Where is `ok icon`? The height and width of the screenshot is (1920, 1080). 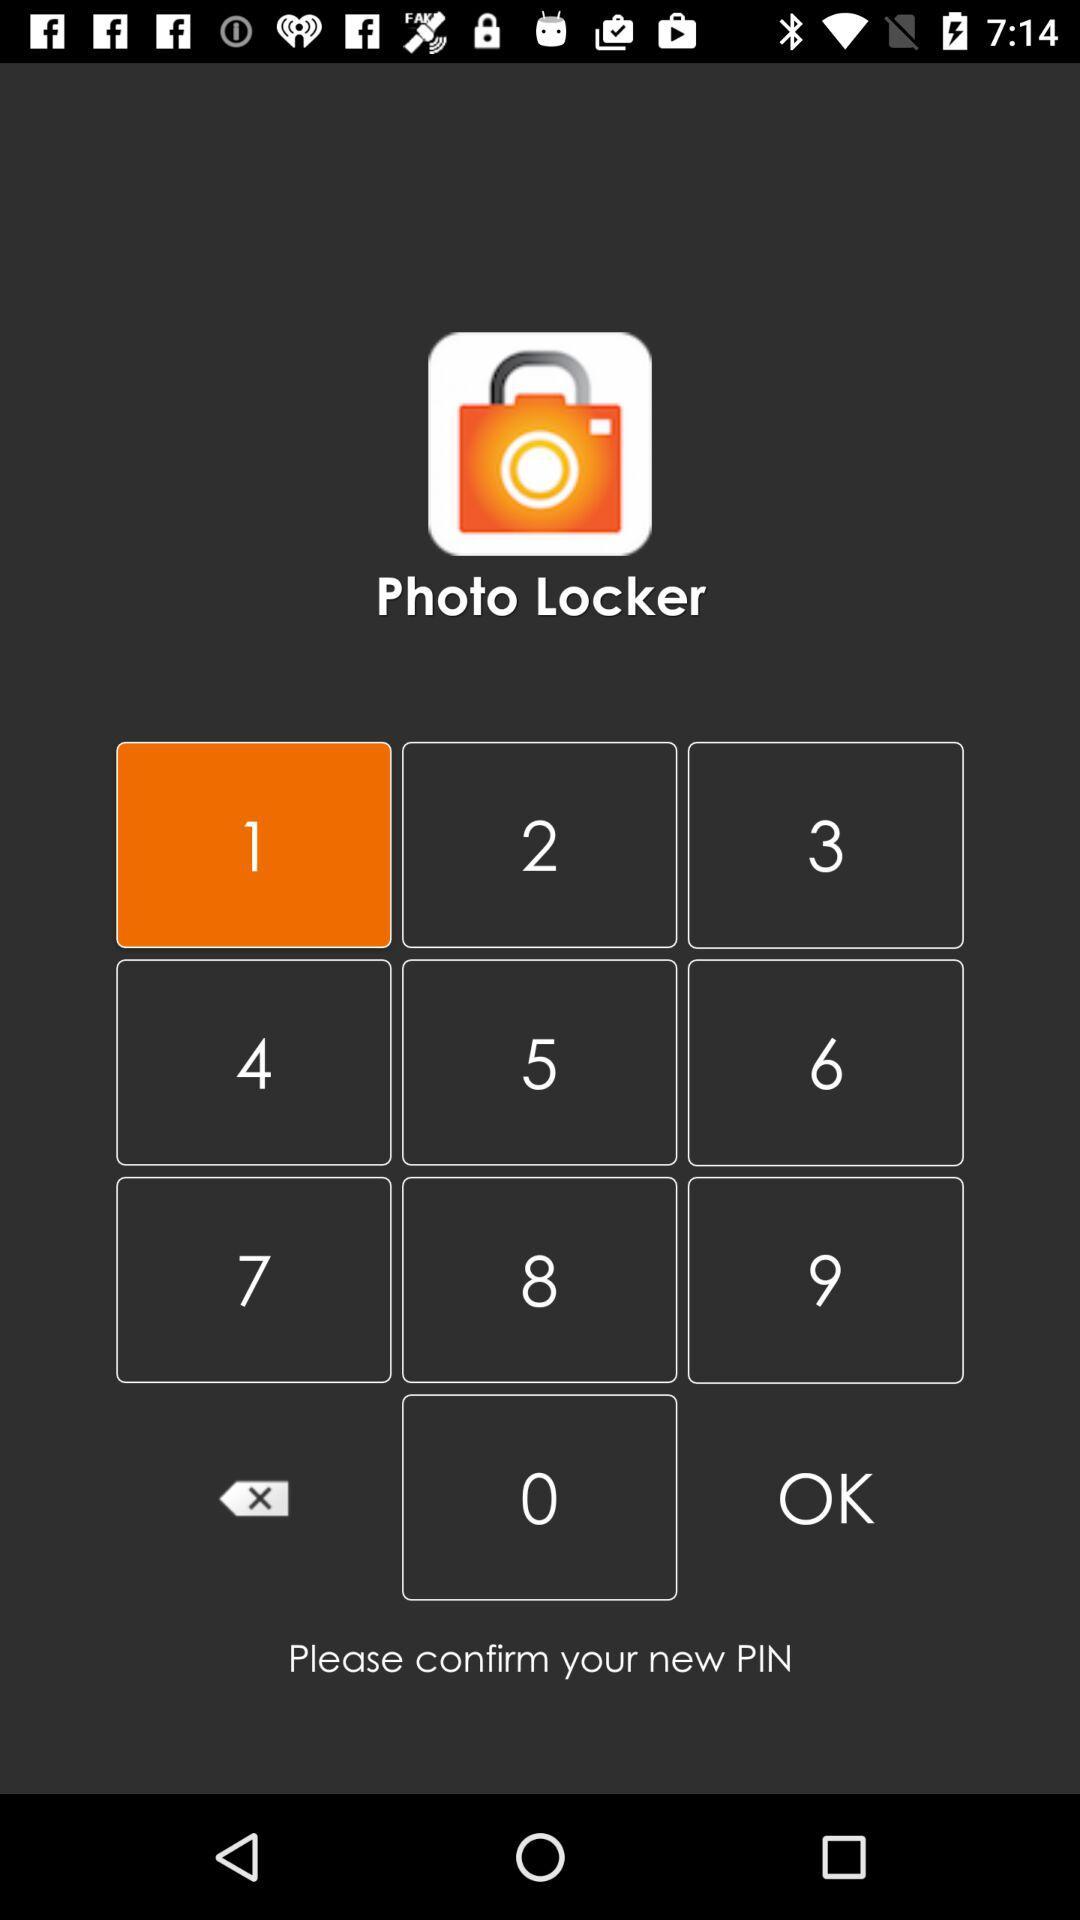
ok icon is located at coordinates (825, 1497).